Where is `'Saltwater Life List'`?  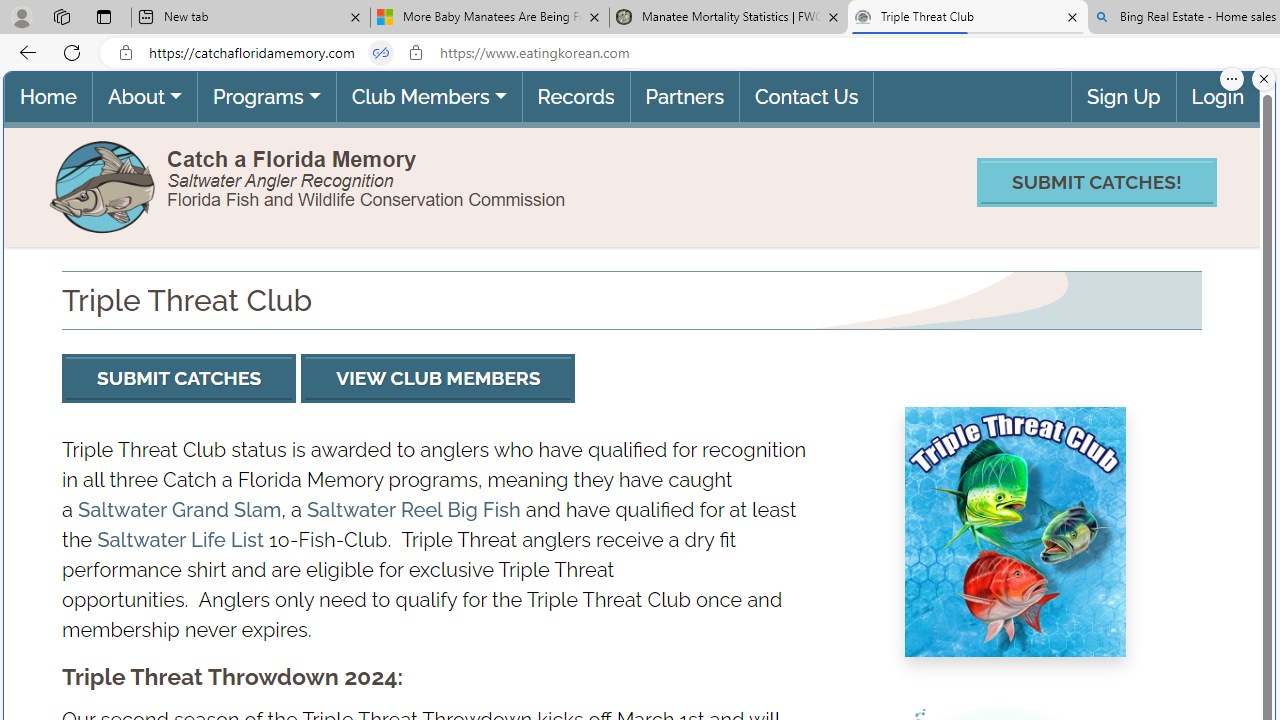
'Saltwater Life List' is located at coordinates (180, 538).